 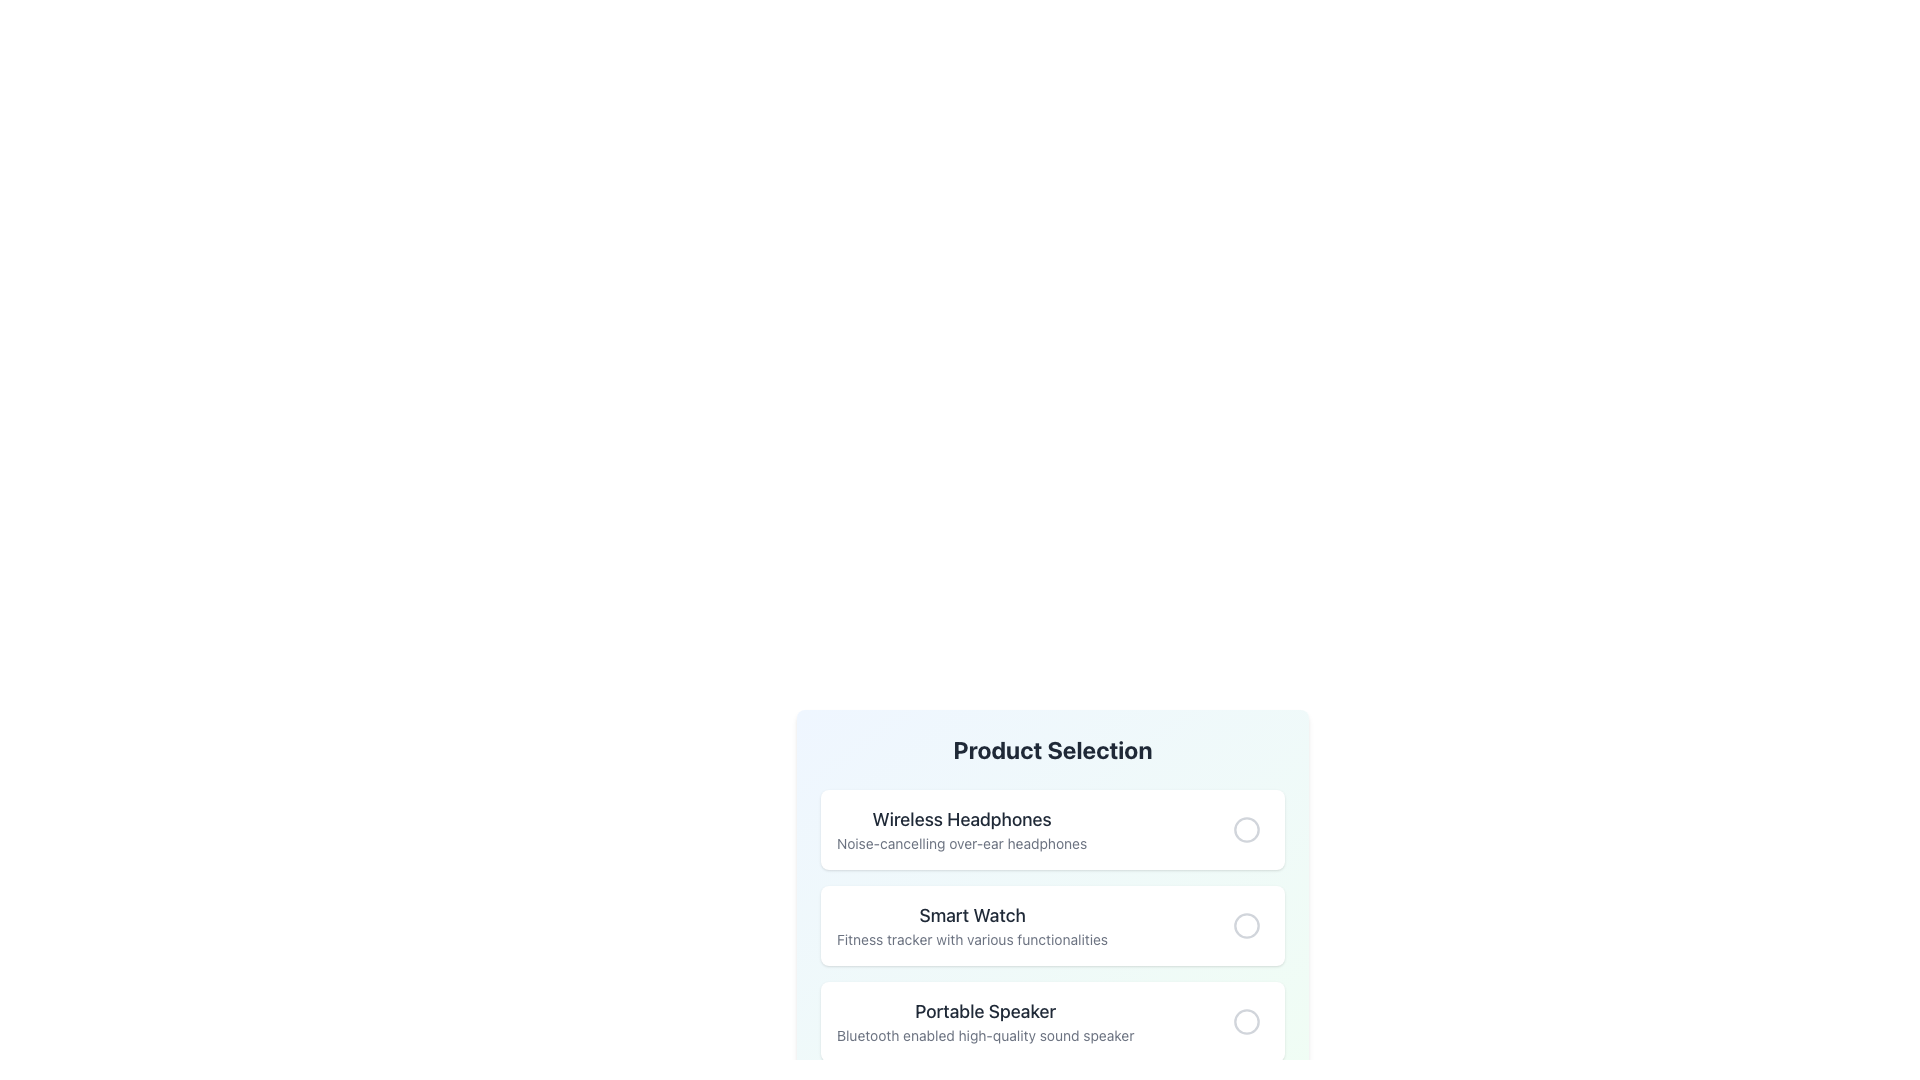 I want to click on the unselected radio button for 'Wireless Headphones' located to the right of the 'Product Selection' header, so click(x=1246, y=829).